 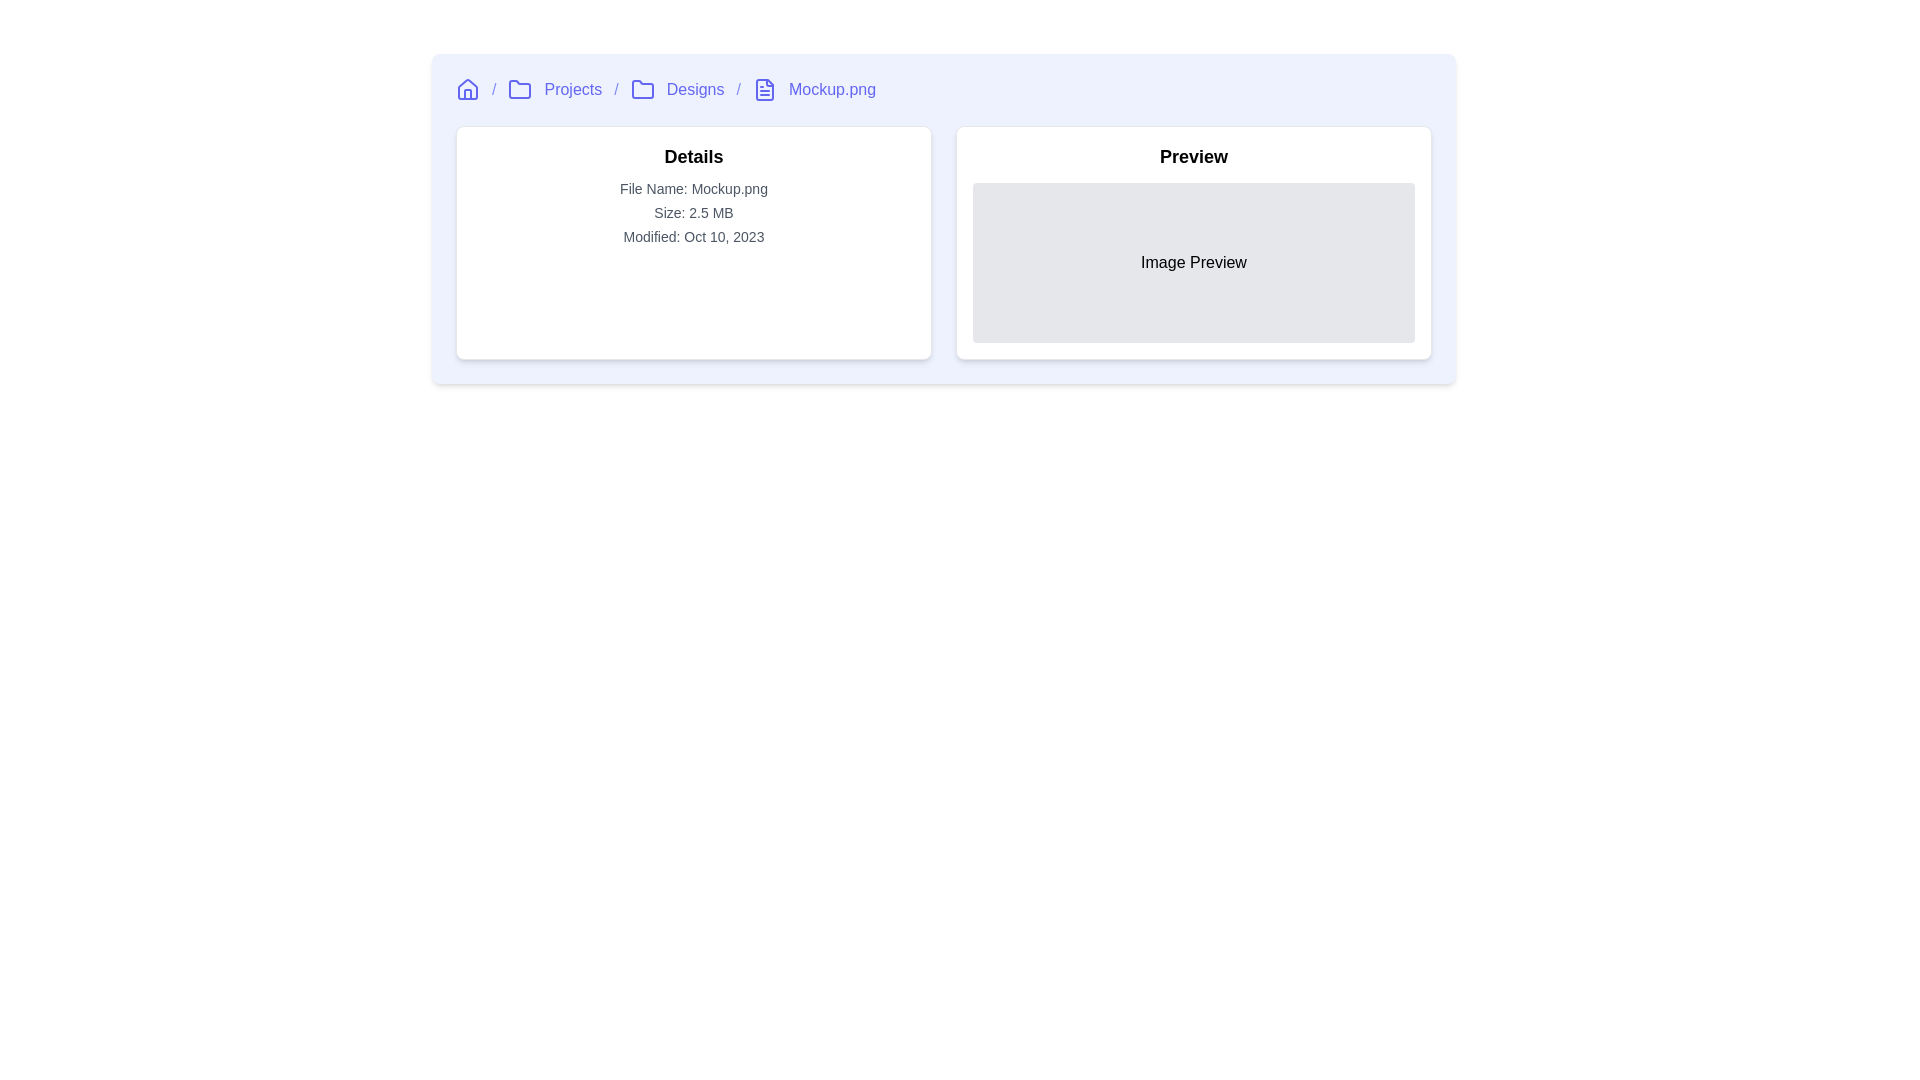 What do you see at coordinates (466, 94) in the screenshot?
I see `the small vertical rectangle inside the house-shaped icon located in the breadcrumb navigation bar at the top of the interface` at bounding box center [466, 94].